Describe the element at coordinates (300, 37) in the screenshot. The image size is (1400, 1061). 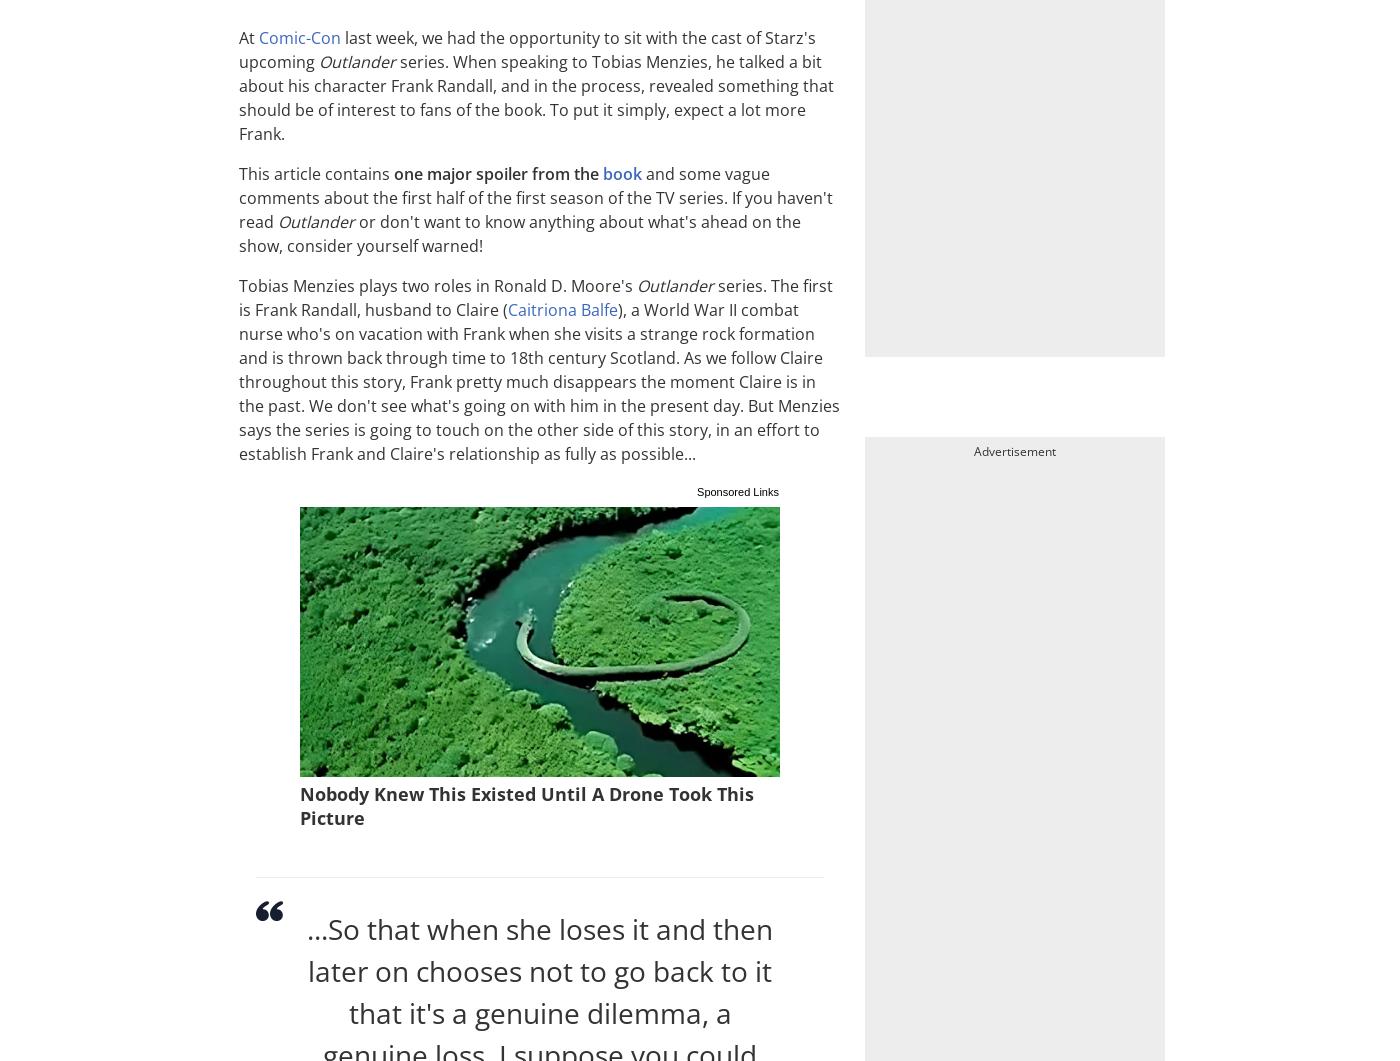
I see `'Comic-Con'` at that location.